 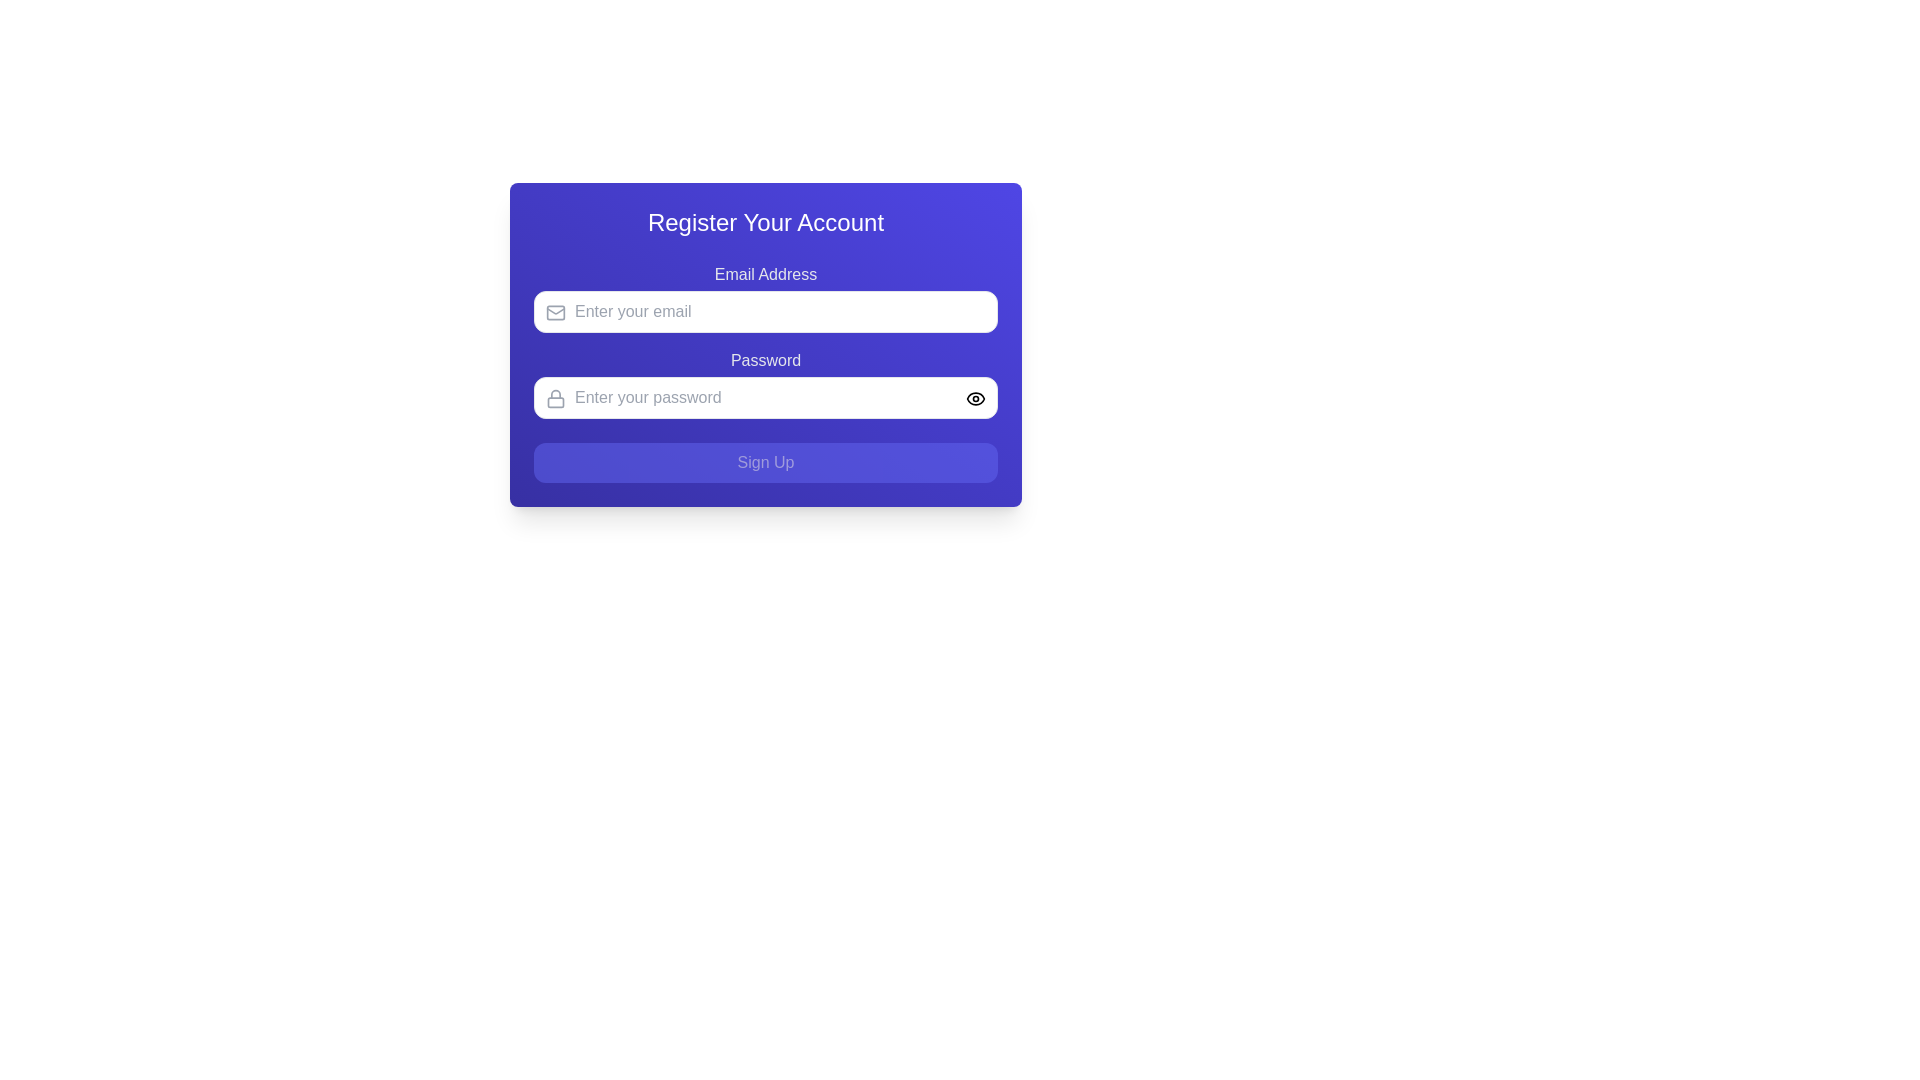 What do you see at coordinates (765, 312) in the screenshot?
I see `the text input field for entering an email address` at bounding box center [765, 312].